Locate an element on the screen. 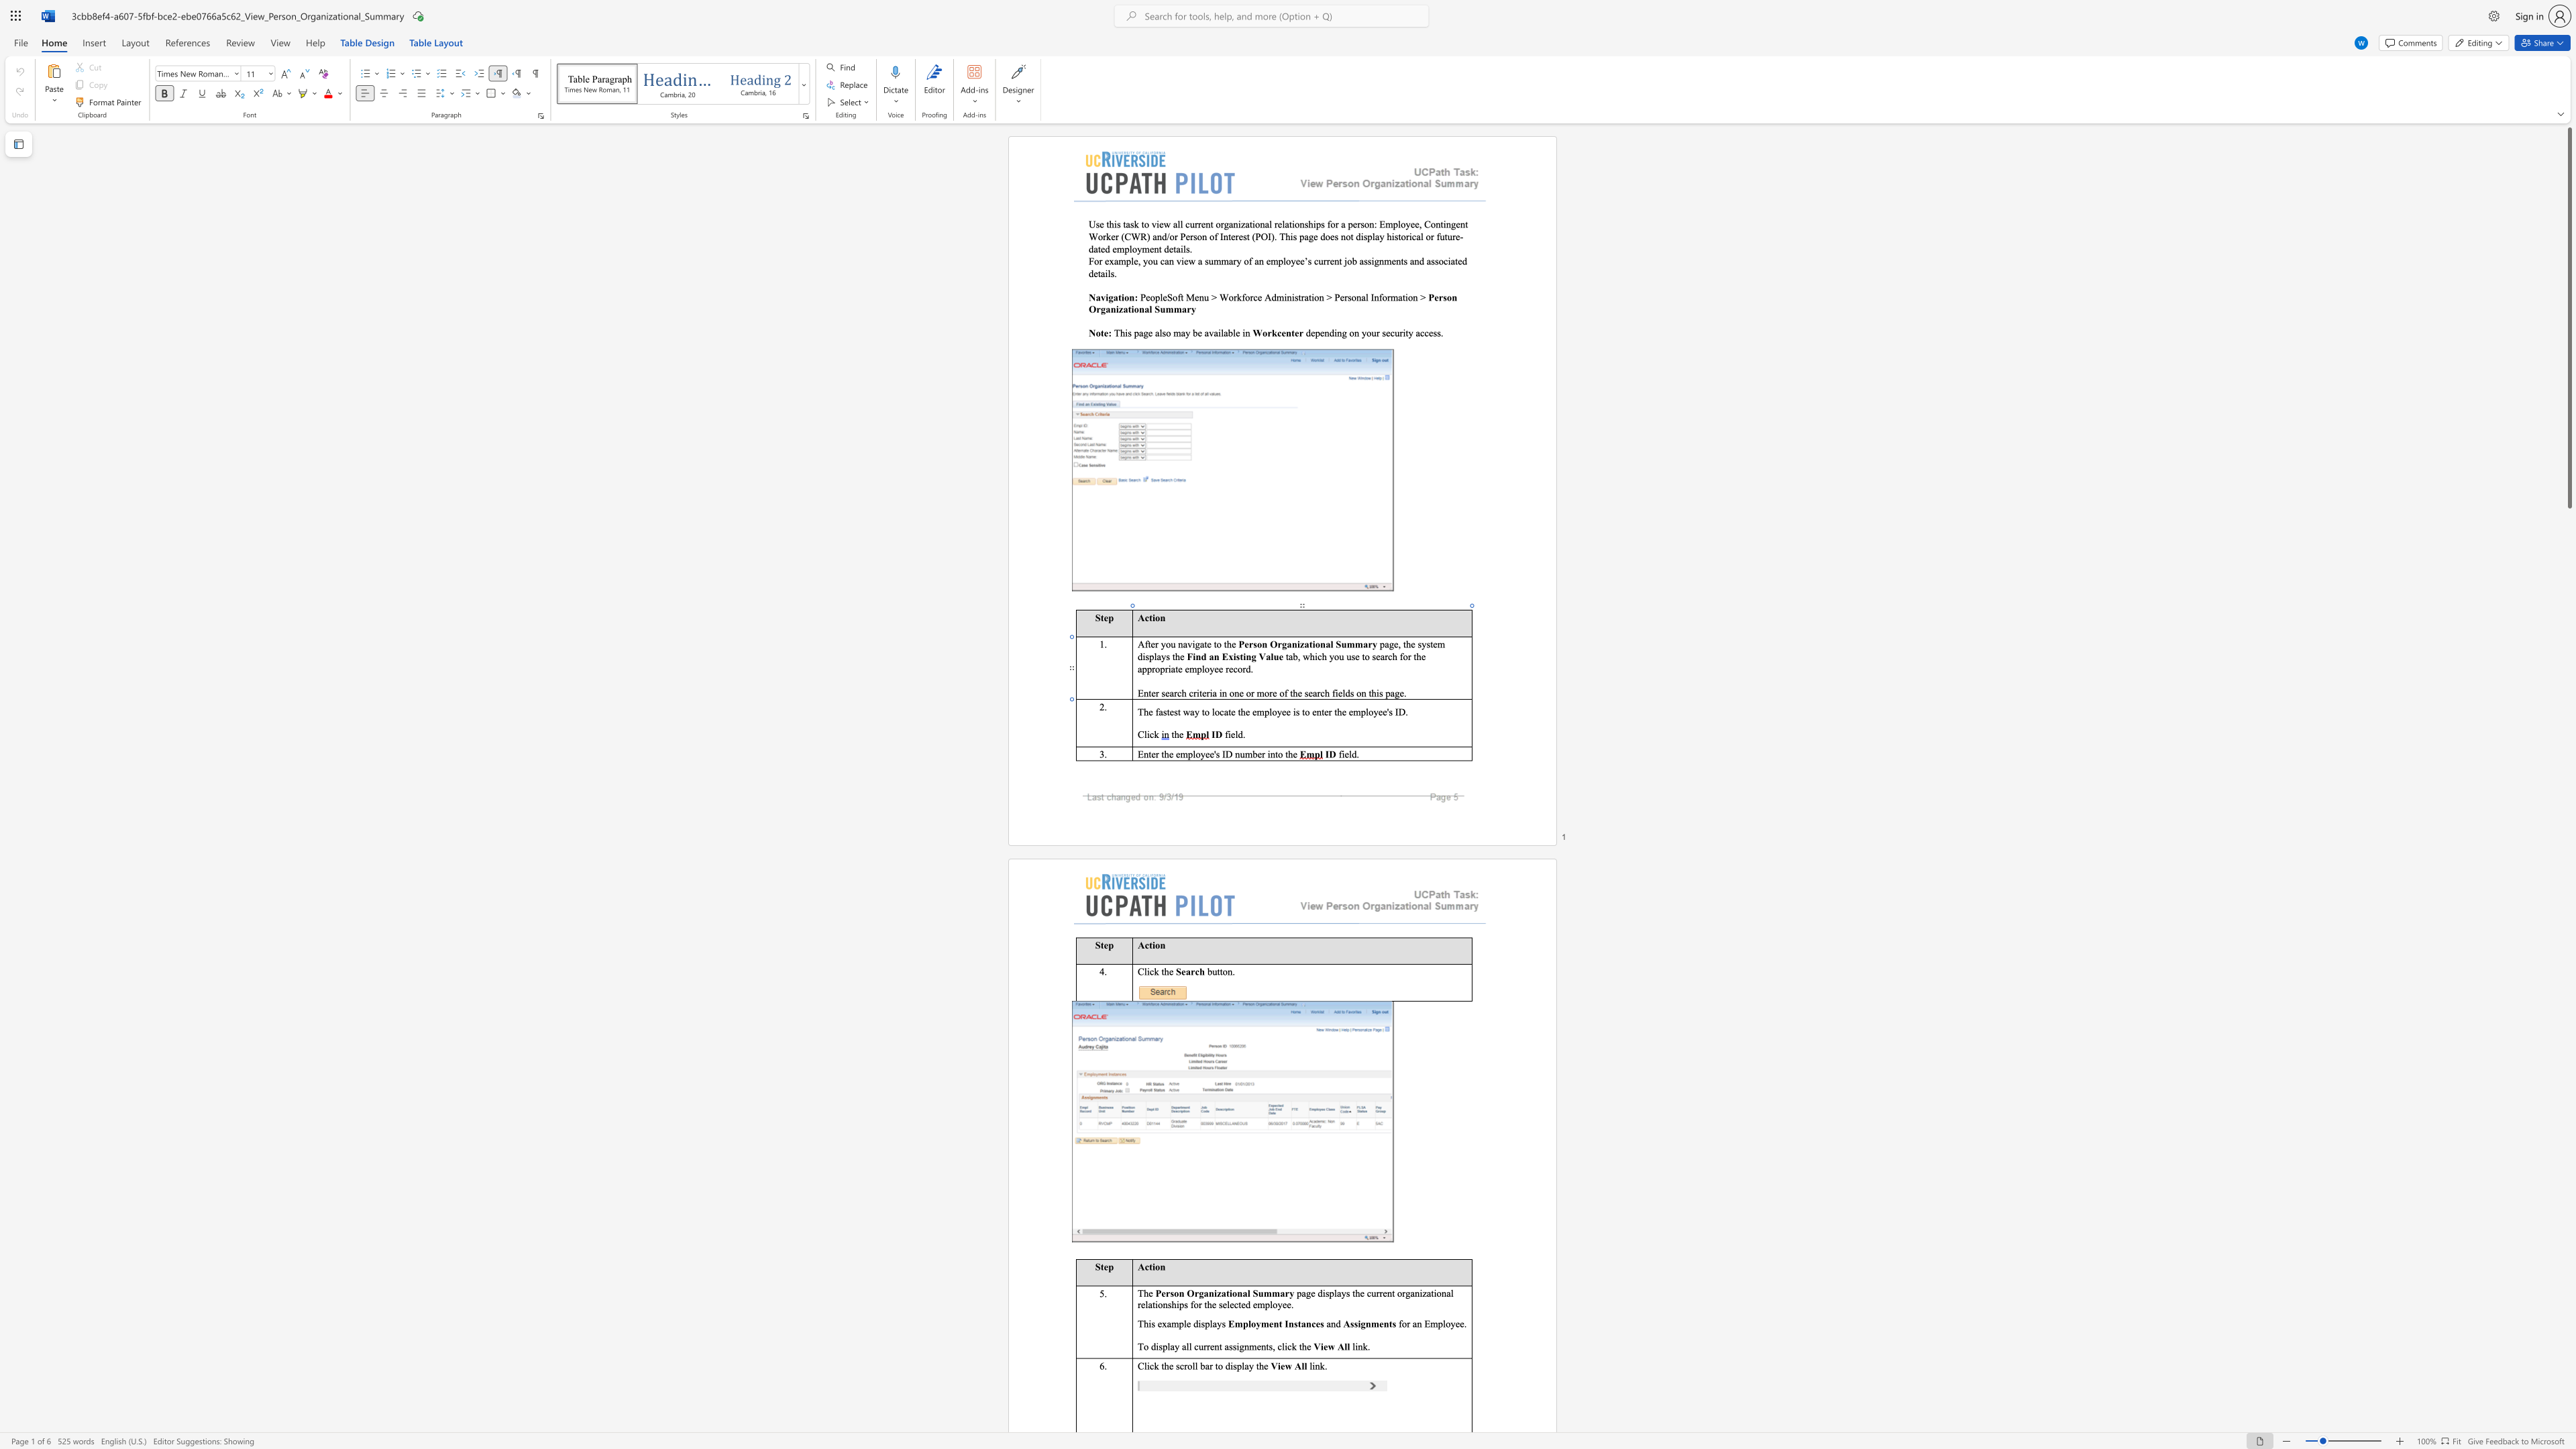 The height and width of the screenshot is (1449, 2576). the space between the continuous character "s" and "p" in the text is located at coordinates (1204, 1322).